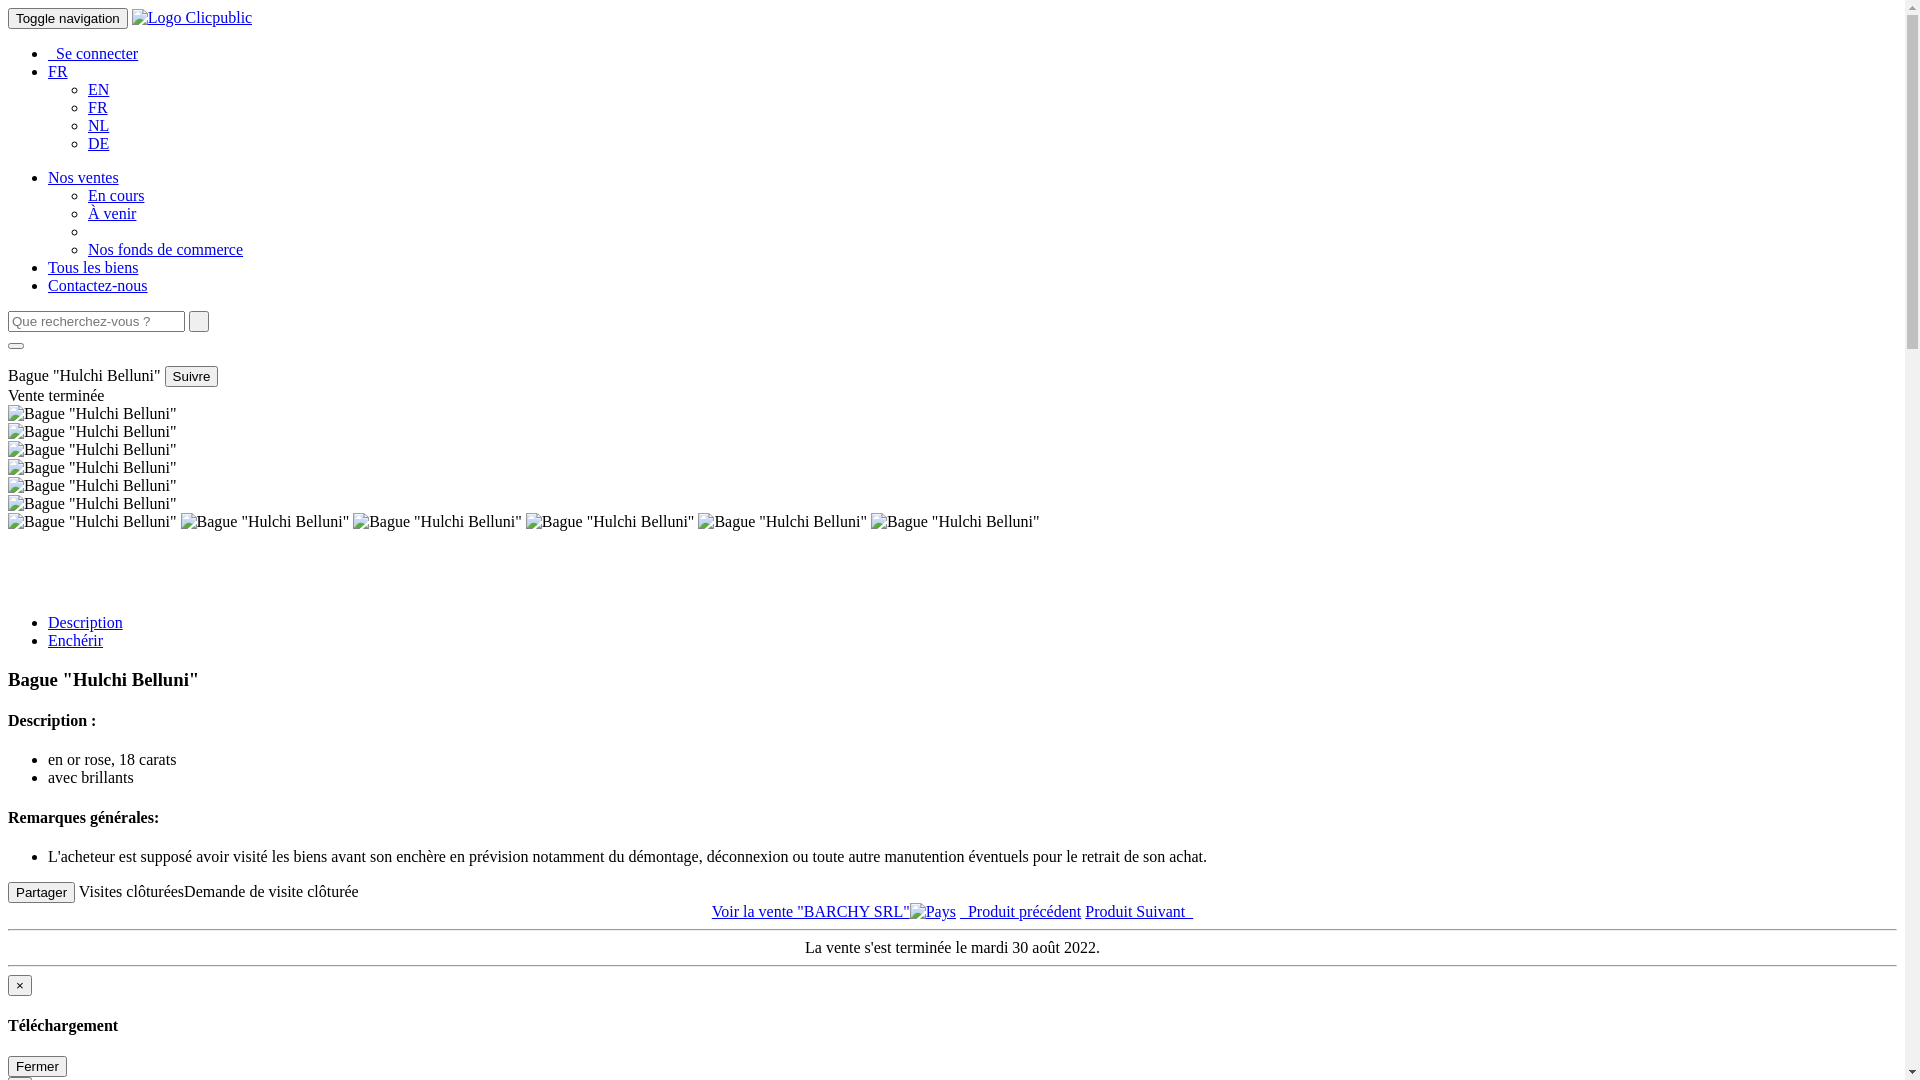 This screenshot has height=1080, width=1920. I want to click on 'Bague "Hulchi Belluni"', so click(264, 520).